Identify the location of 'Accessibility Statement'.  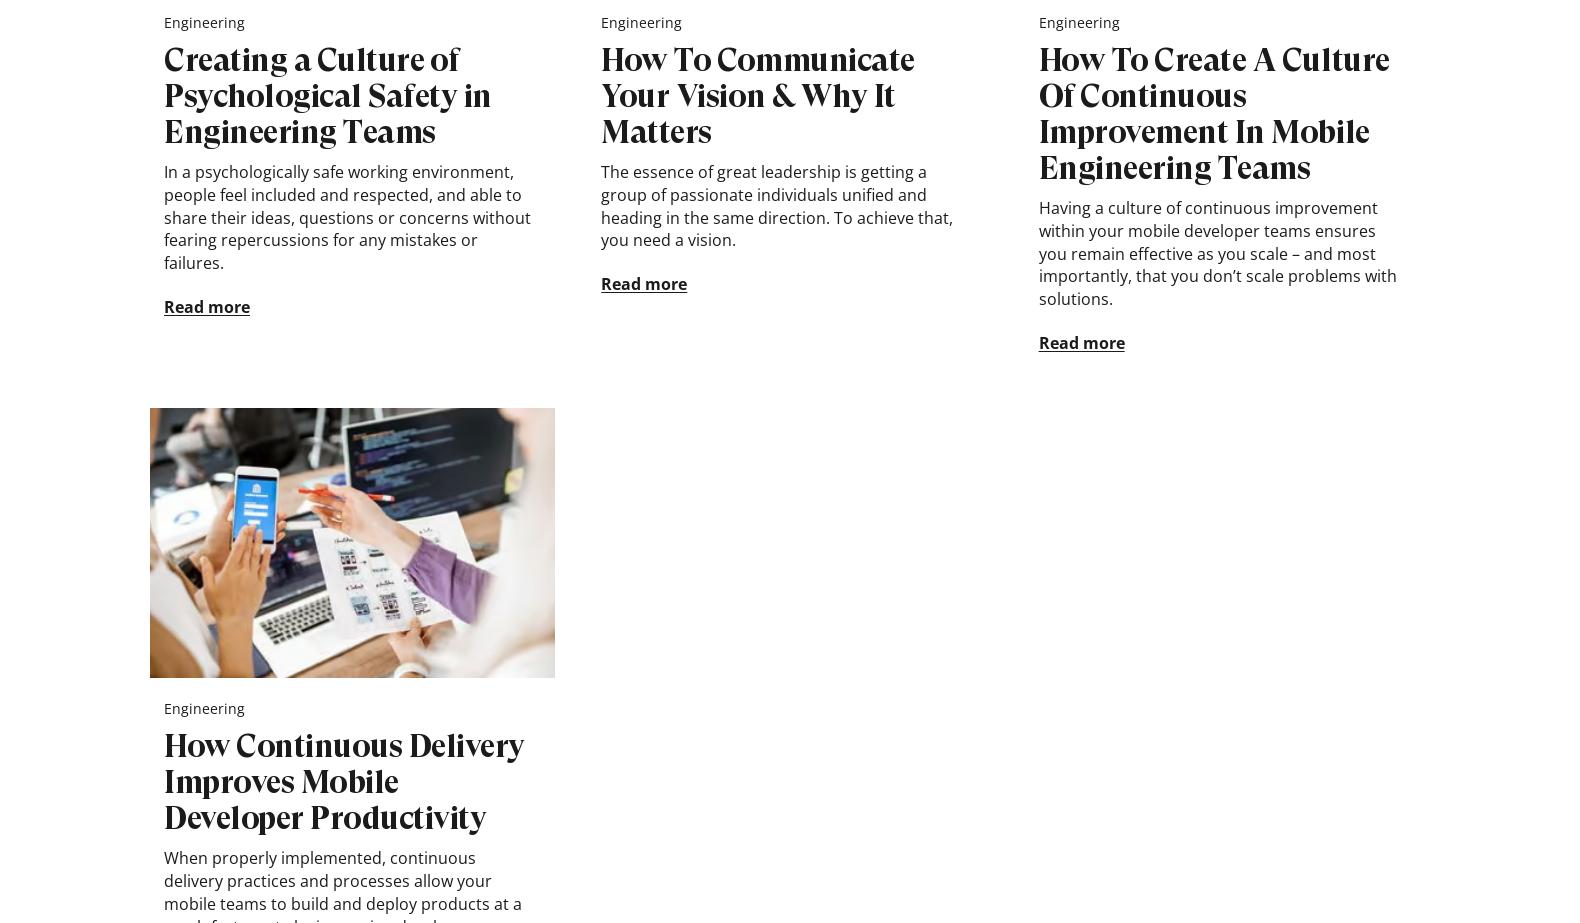
(1038, 95).